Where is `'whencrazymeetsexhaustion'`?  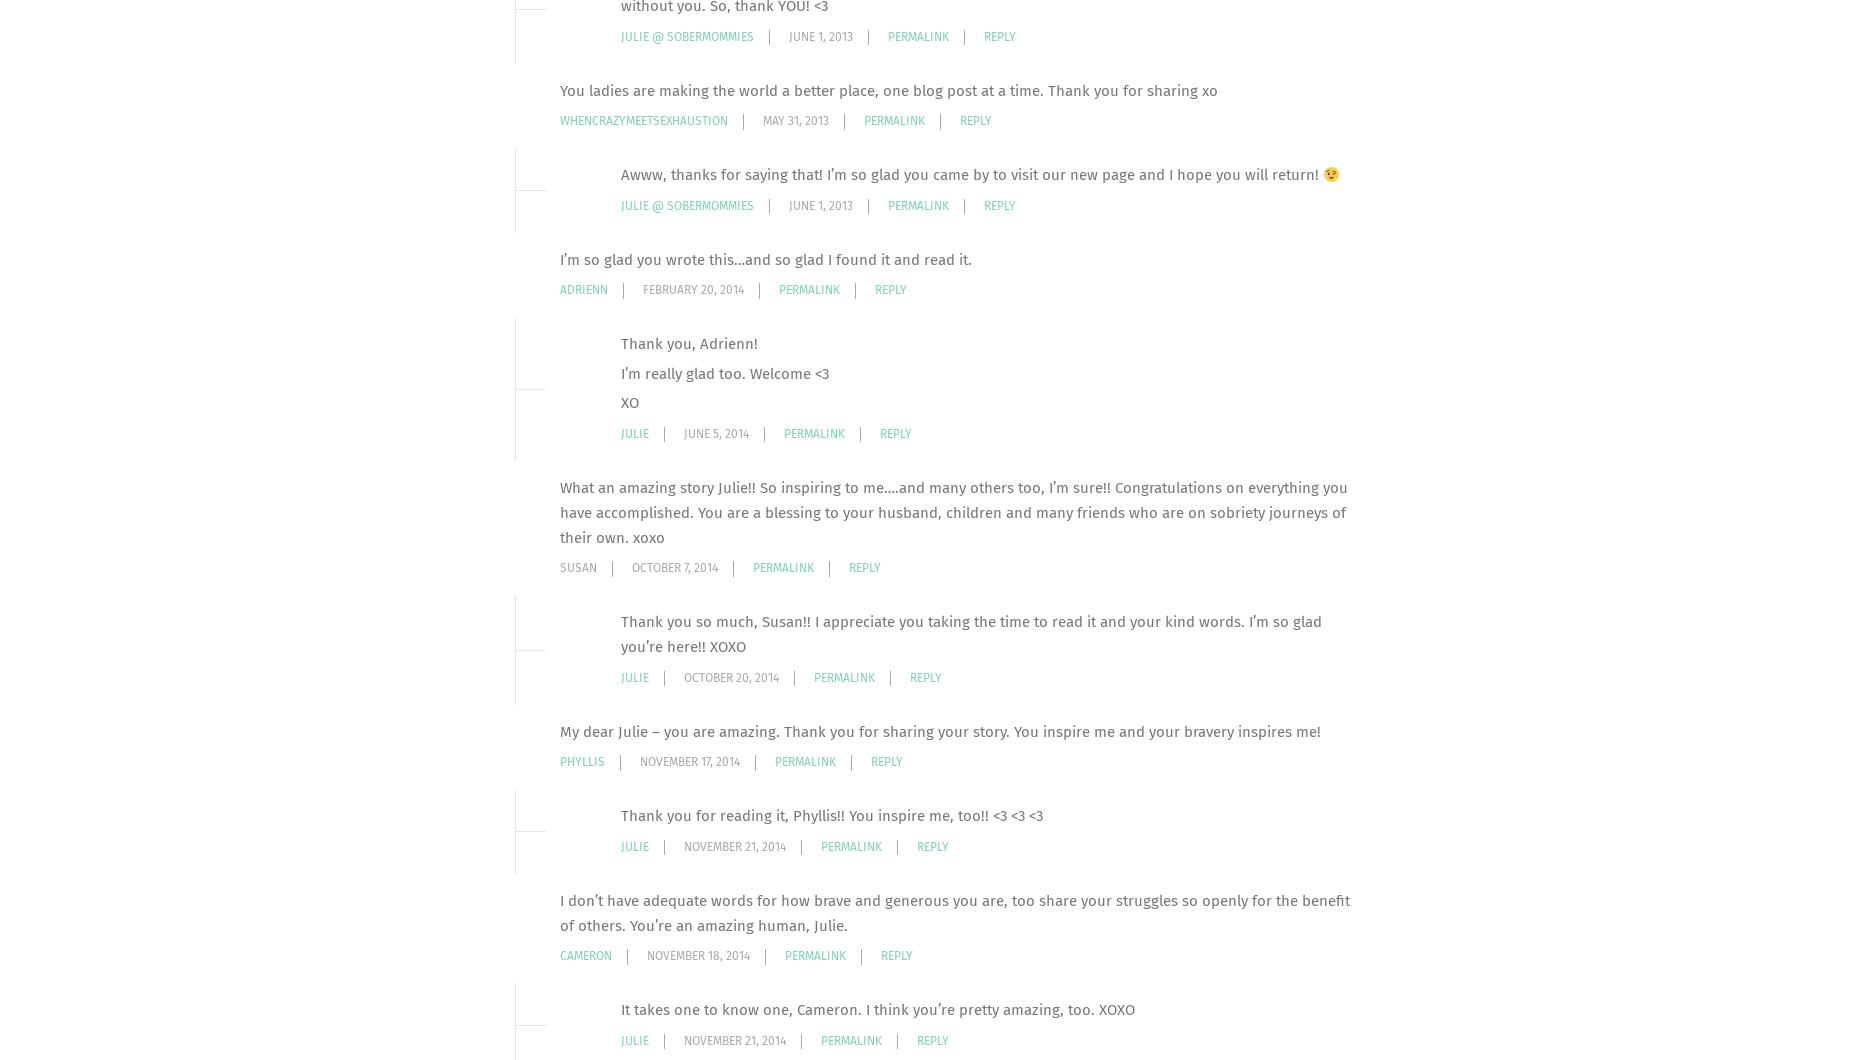 'whencrazymeetsexhaustion' is located at coordinates (643, 121).